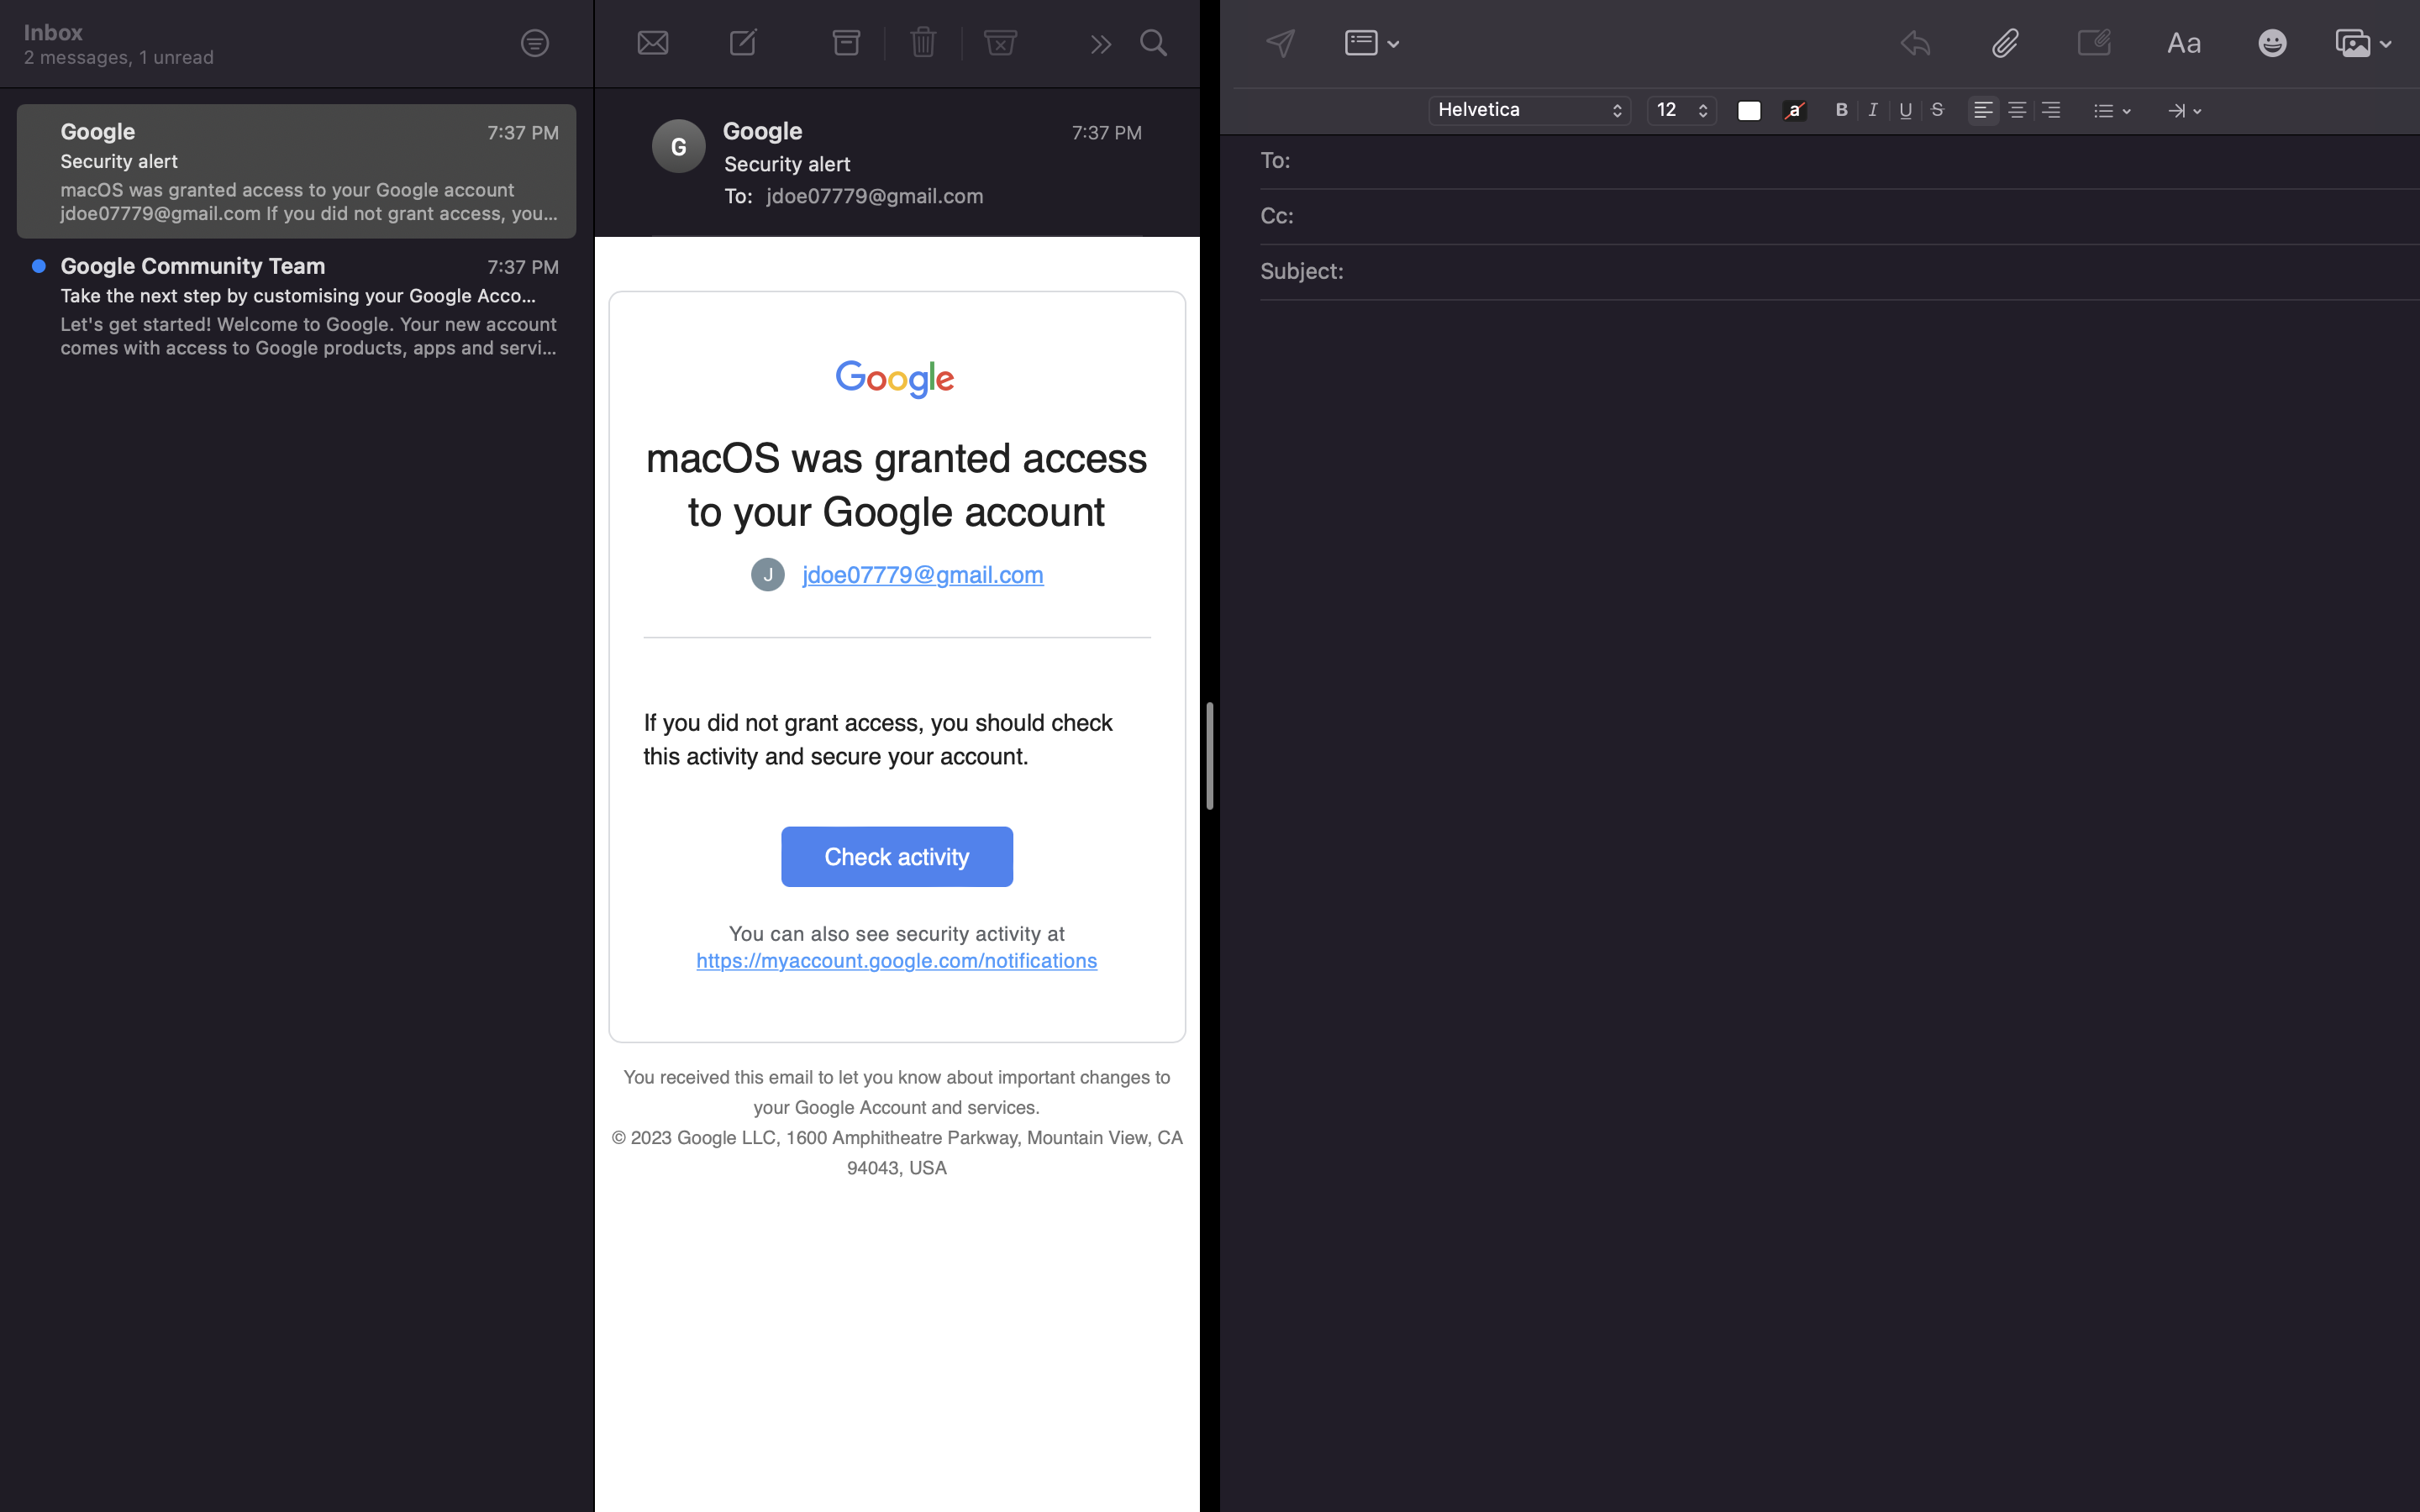 The height and width of the screenshot is (1512, 2420). I want to click on Change the writing style to bold and resize the font to 21, so click(1842, 108).